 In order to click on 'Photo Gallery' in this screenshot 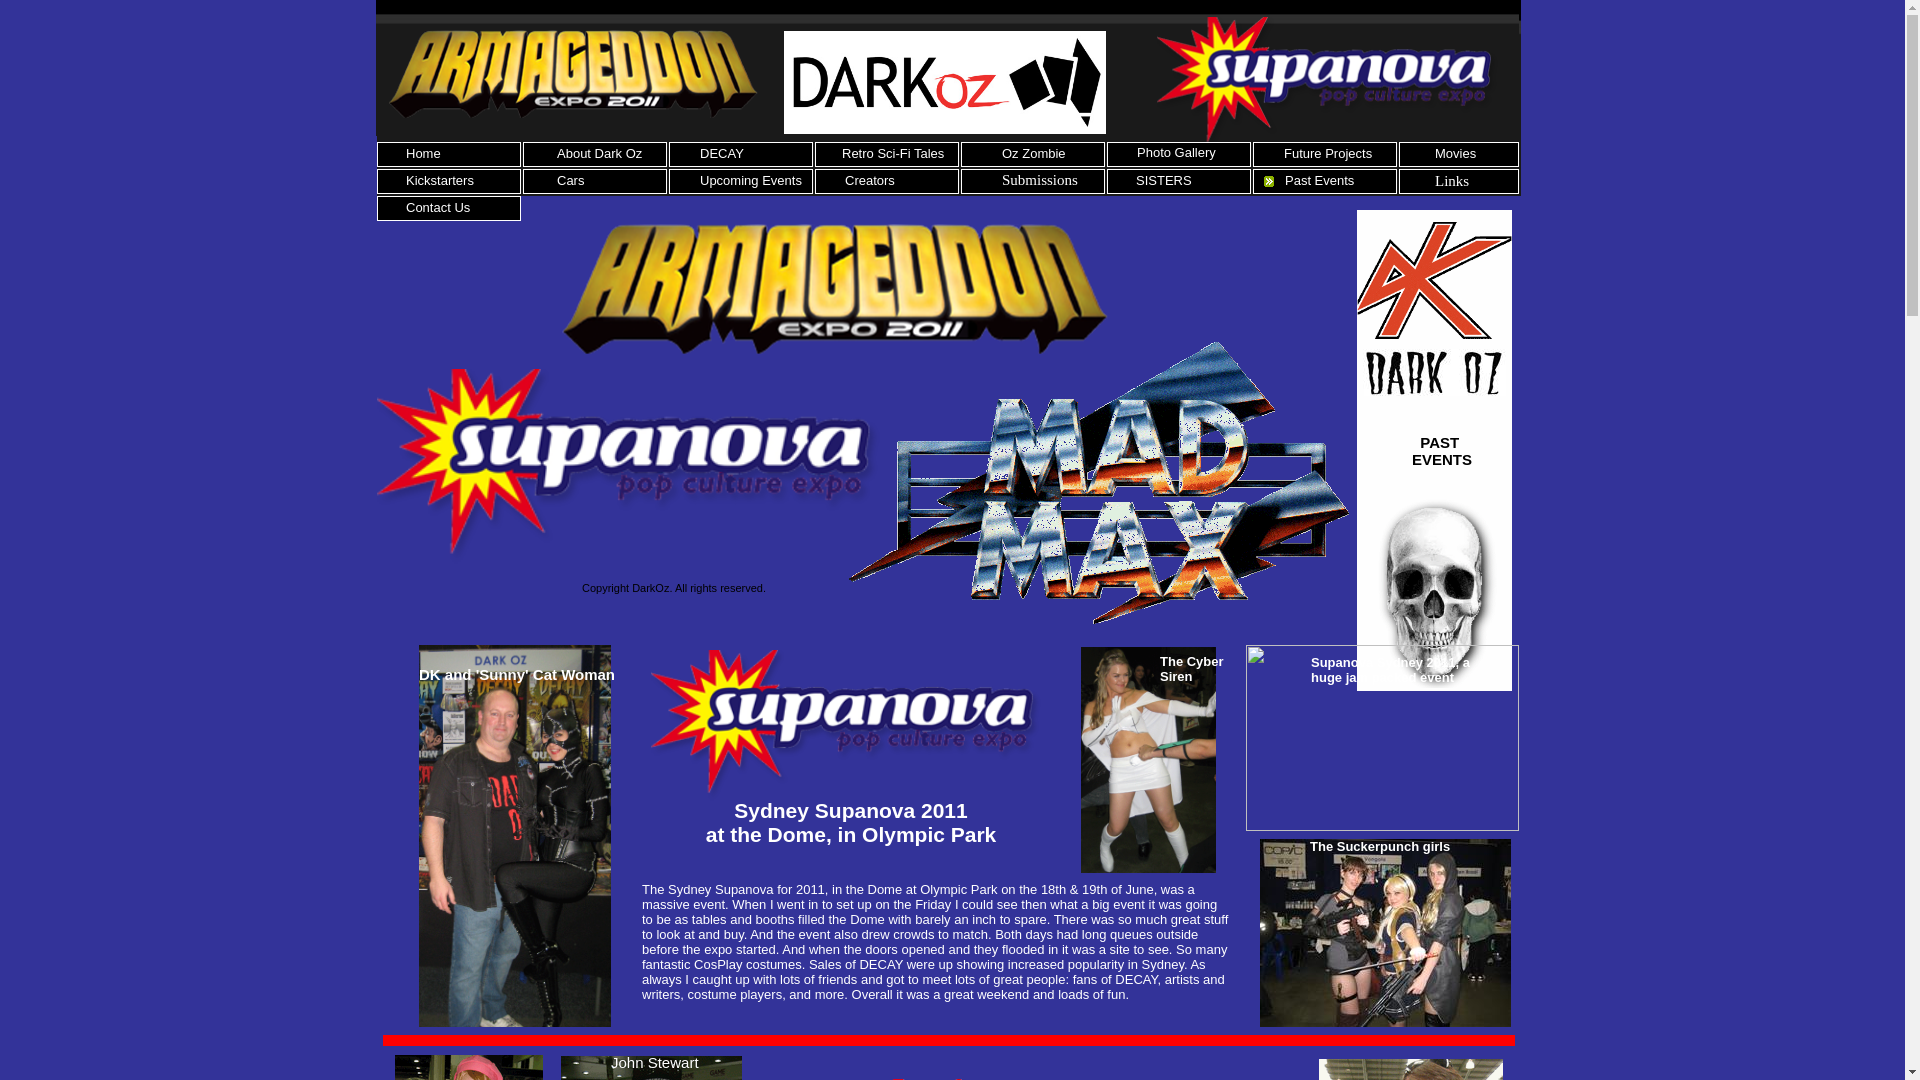, I will do `click(1137, 151)`.